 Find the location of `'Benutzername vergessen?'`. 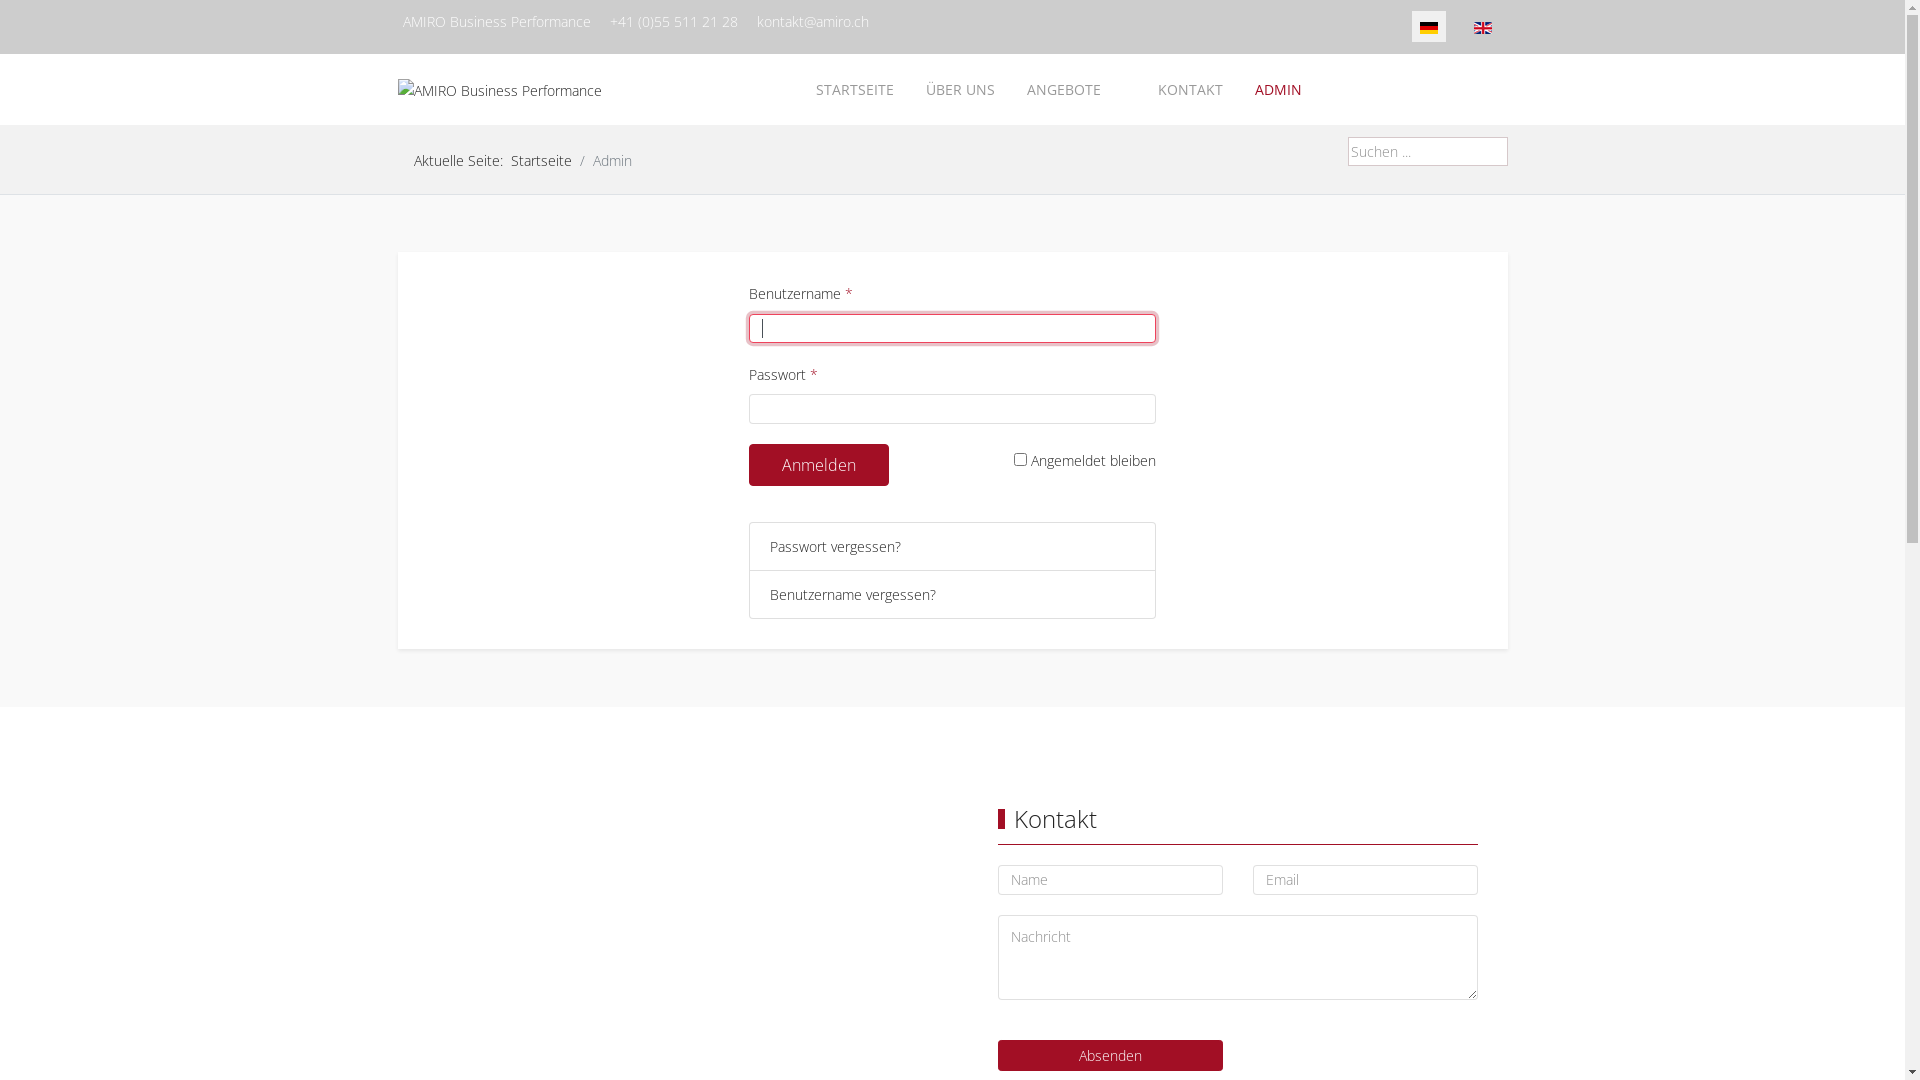

'Benutzername vergessen?' is located at coordinates (853, 593).